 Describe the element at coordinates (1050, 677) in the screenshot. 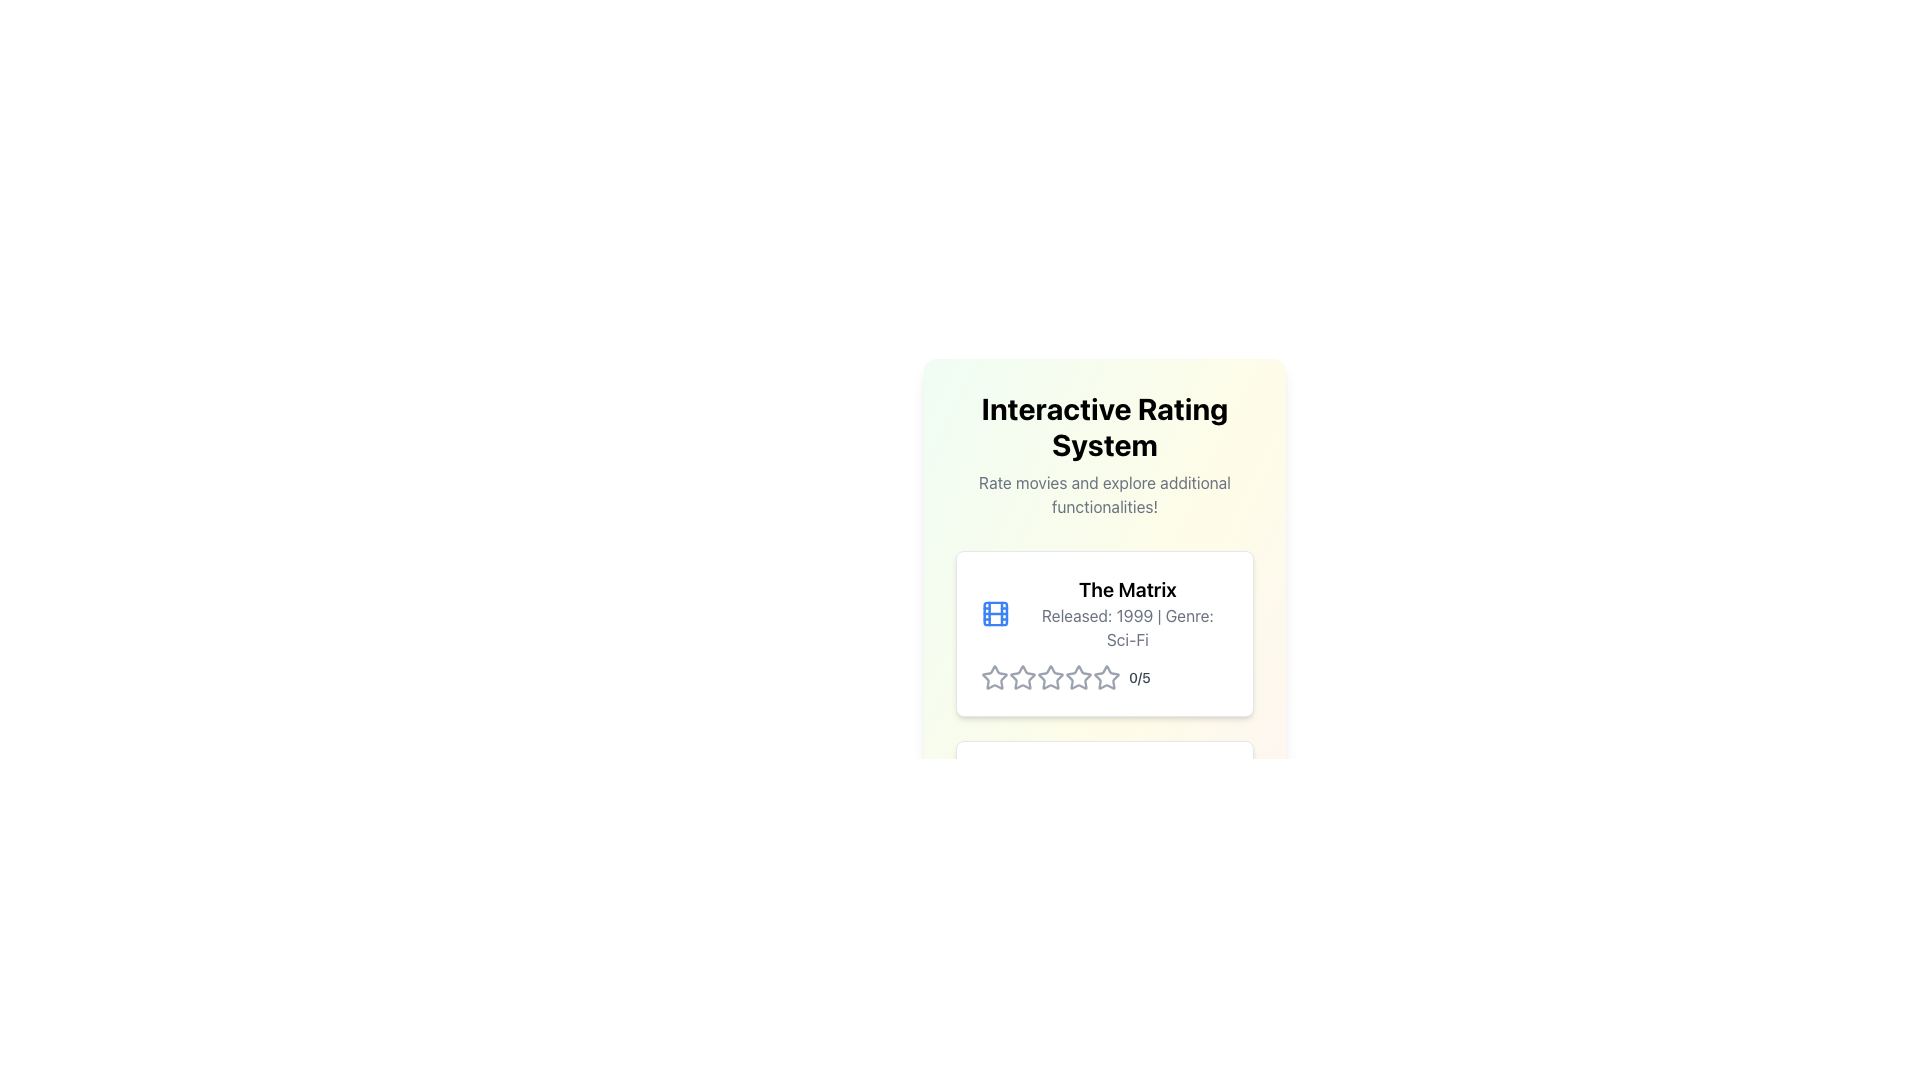

I see `the third star rating element under the rating section for 'The Matrix'` at that location.